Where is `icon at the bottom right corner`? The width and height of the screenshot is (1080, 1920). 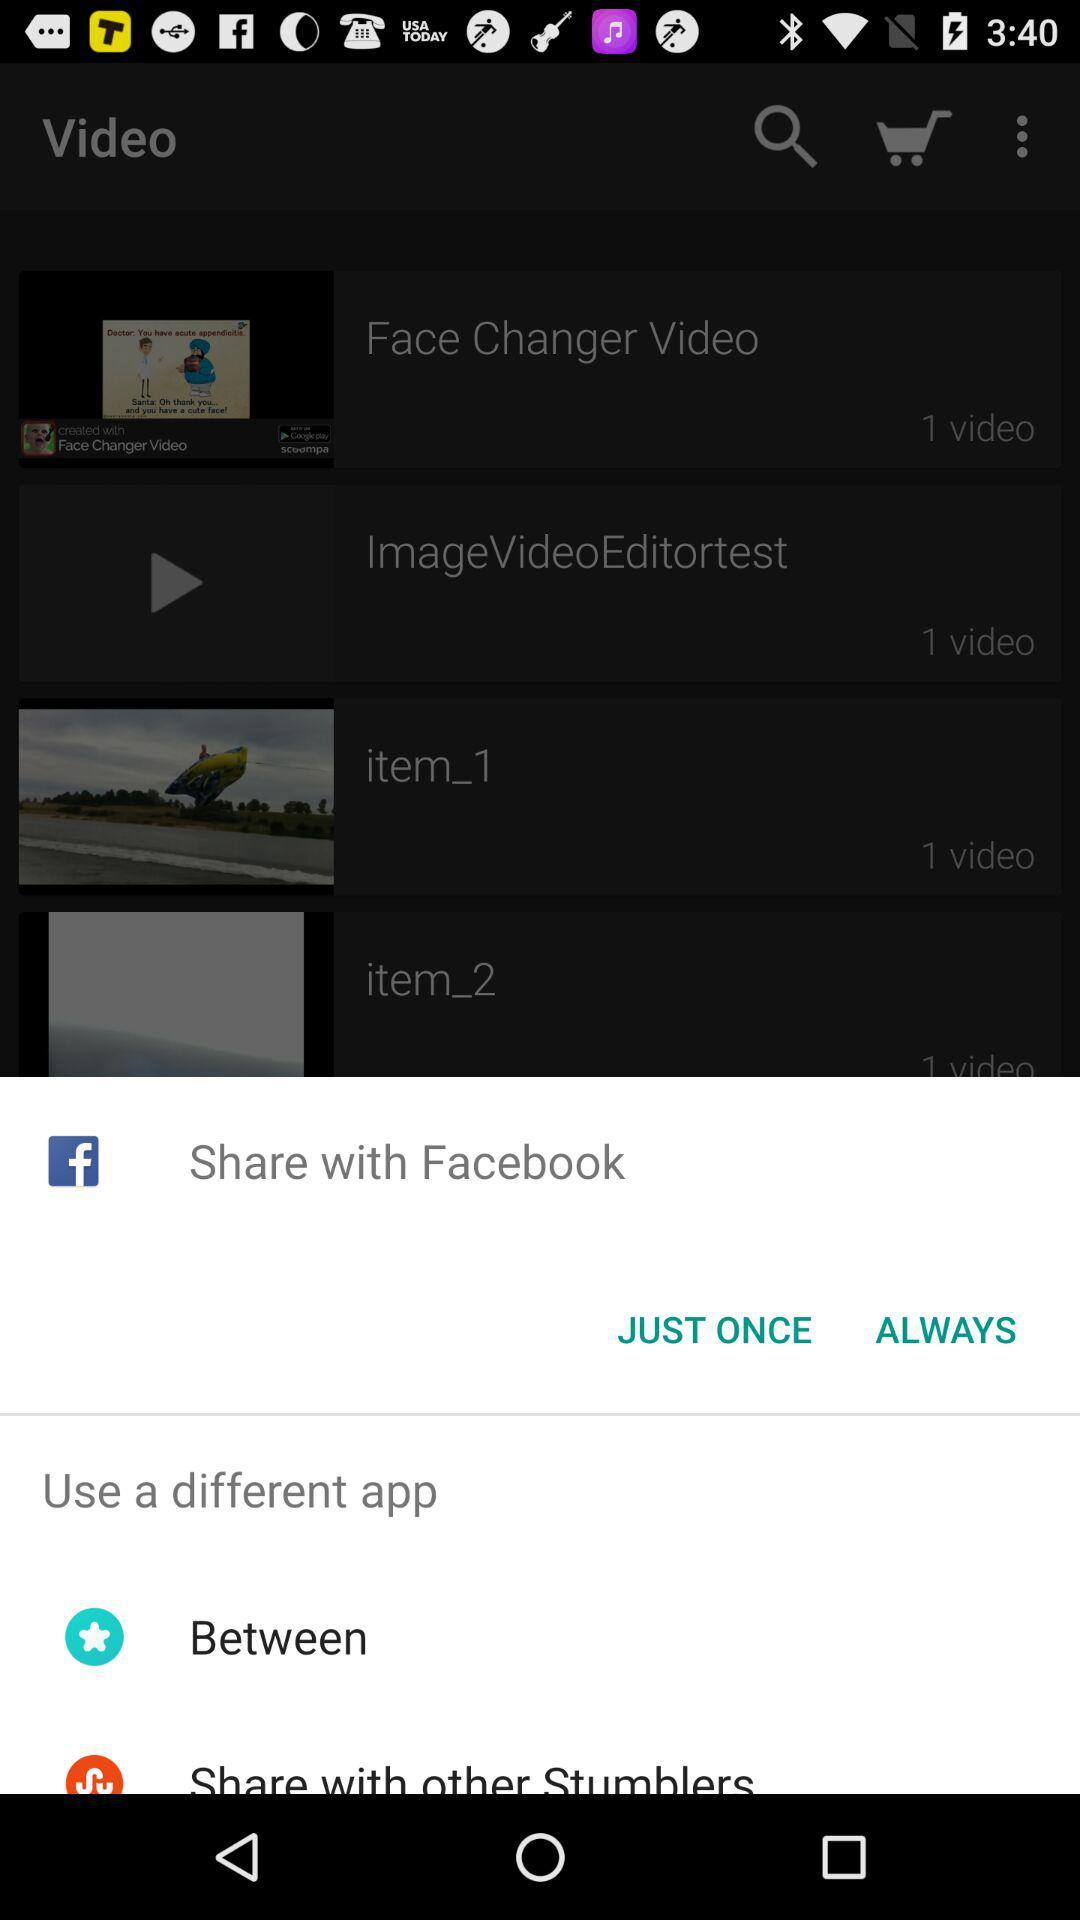 icon at the bottom right corner is located at coordinates (945, 1329).